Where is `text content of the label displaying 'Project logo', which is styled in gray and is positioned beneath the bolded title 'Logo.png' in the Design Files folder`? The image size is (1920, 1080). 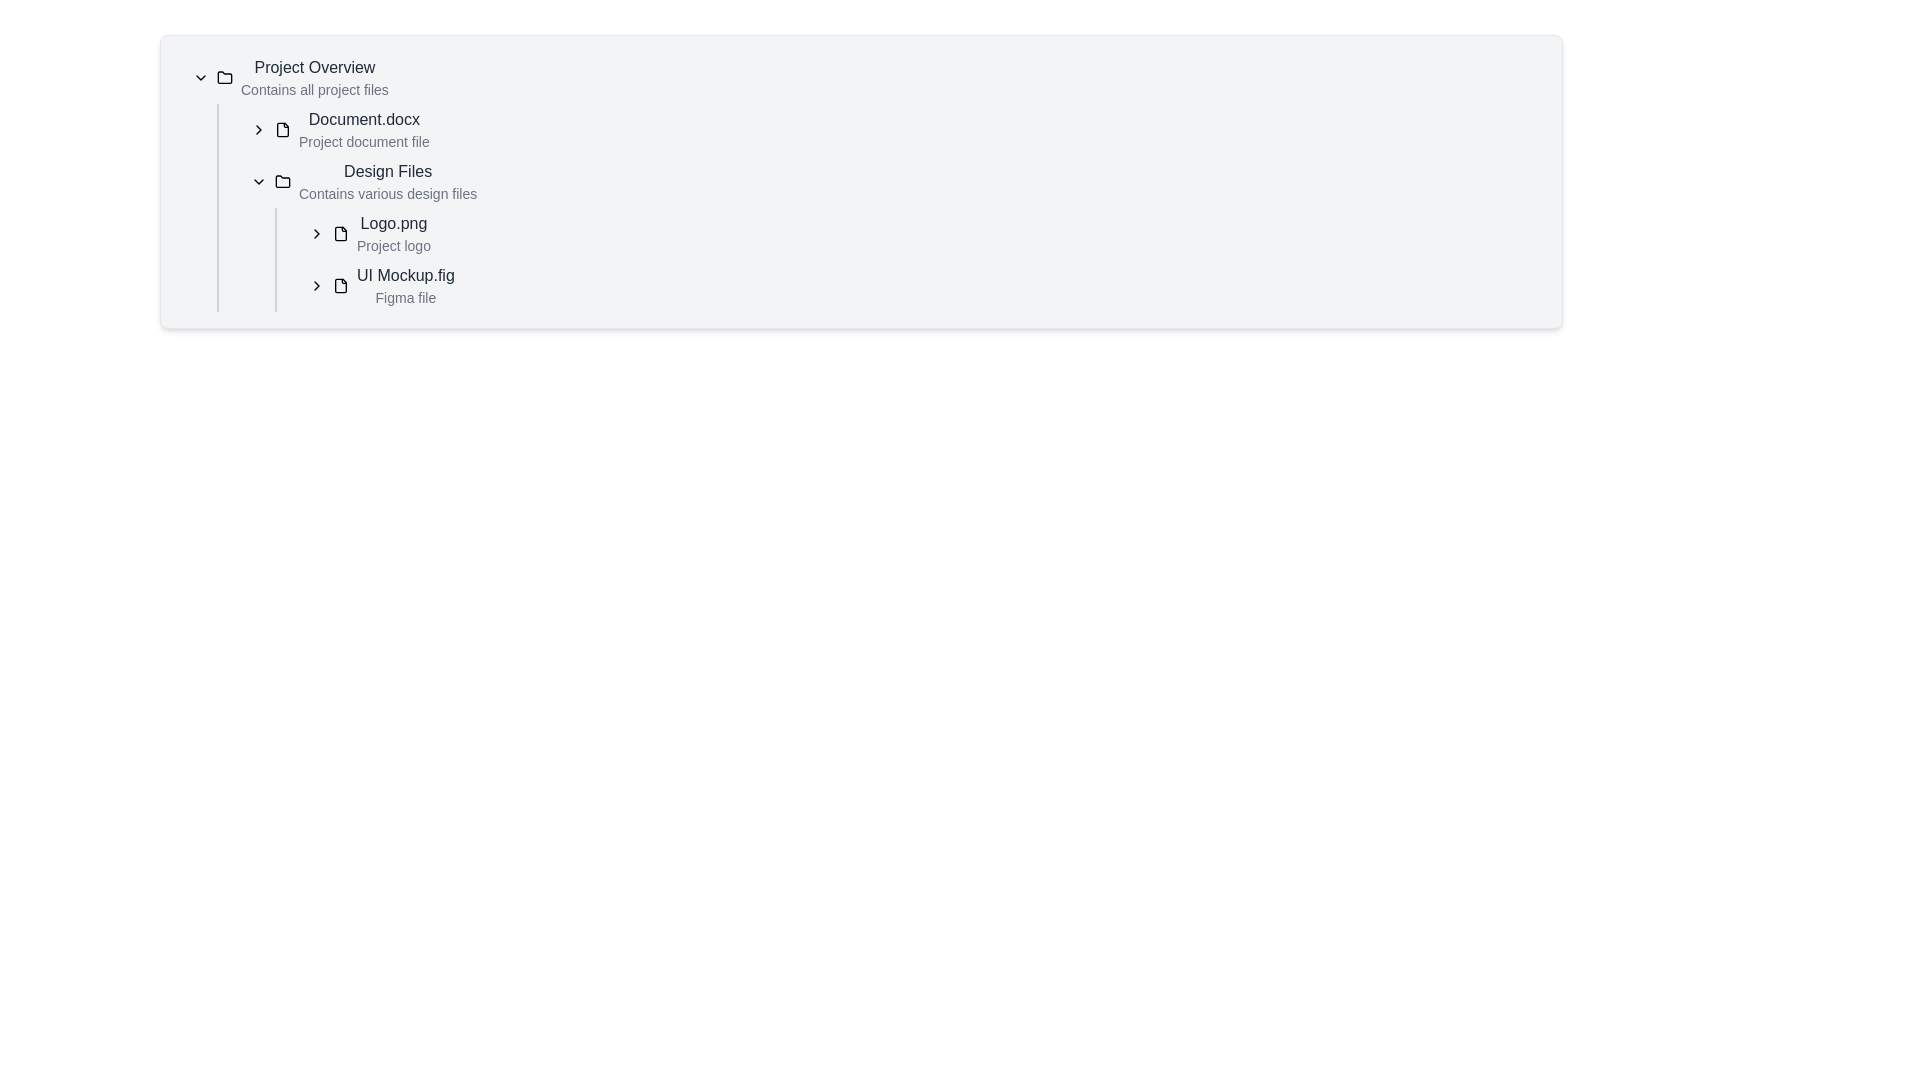 text content of the label displaying 'Project logo', which is styled in gray and is positioned beneath the bolded title 'Logo.png' in the Design Files folder is located at coordinates (393, 245).